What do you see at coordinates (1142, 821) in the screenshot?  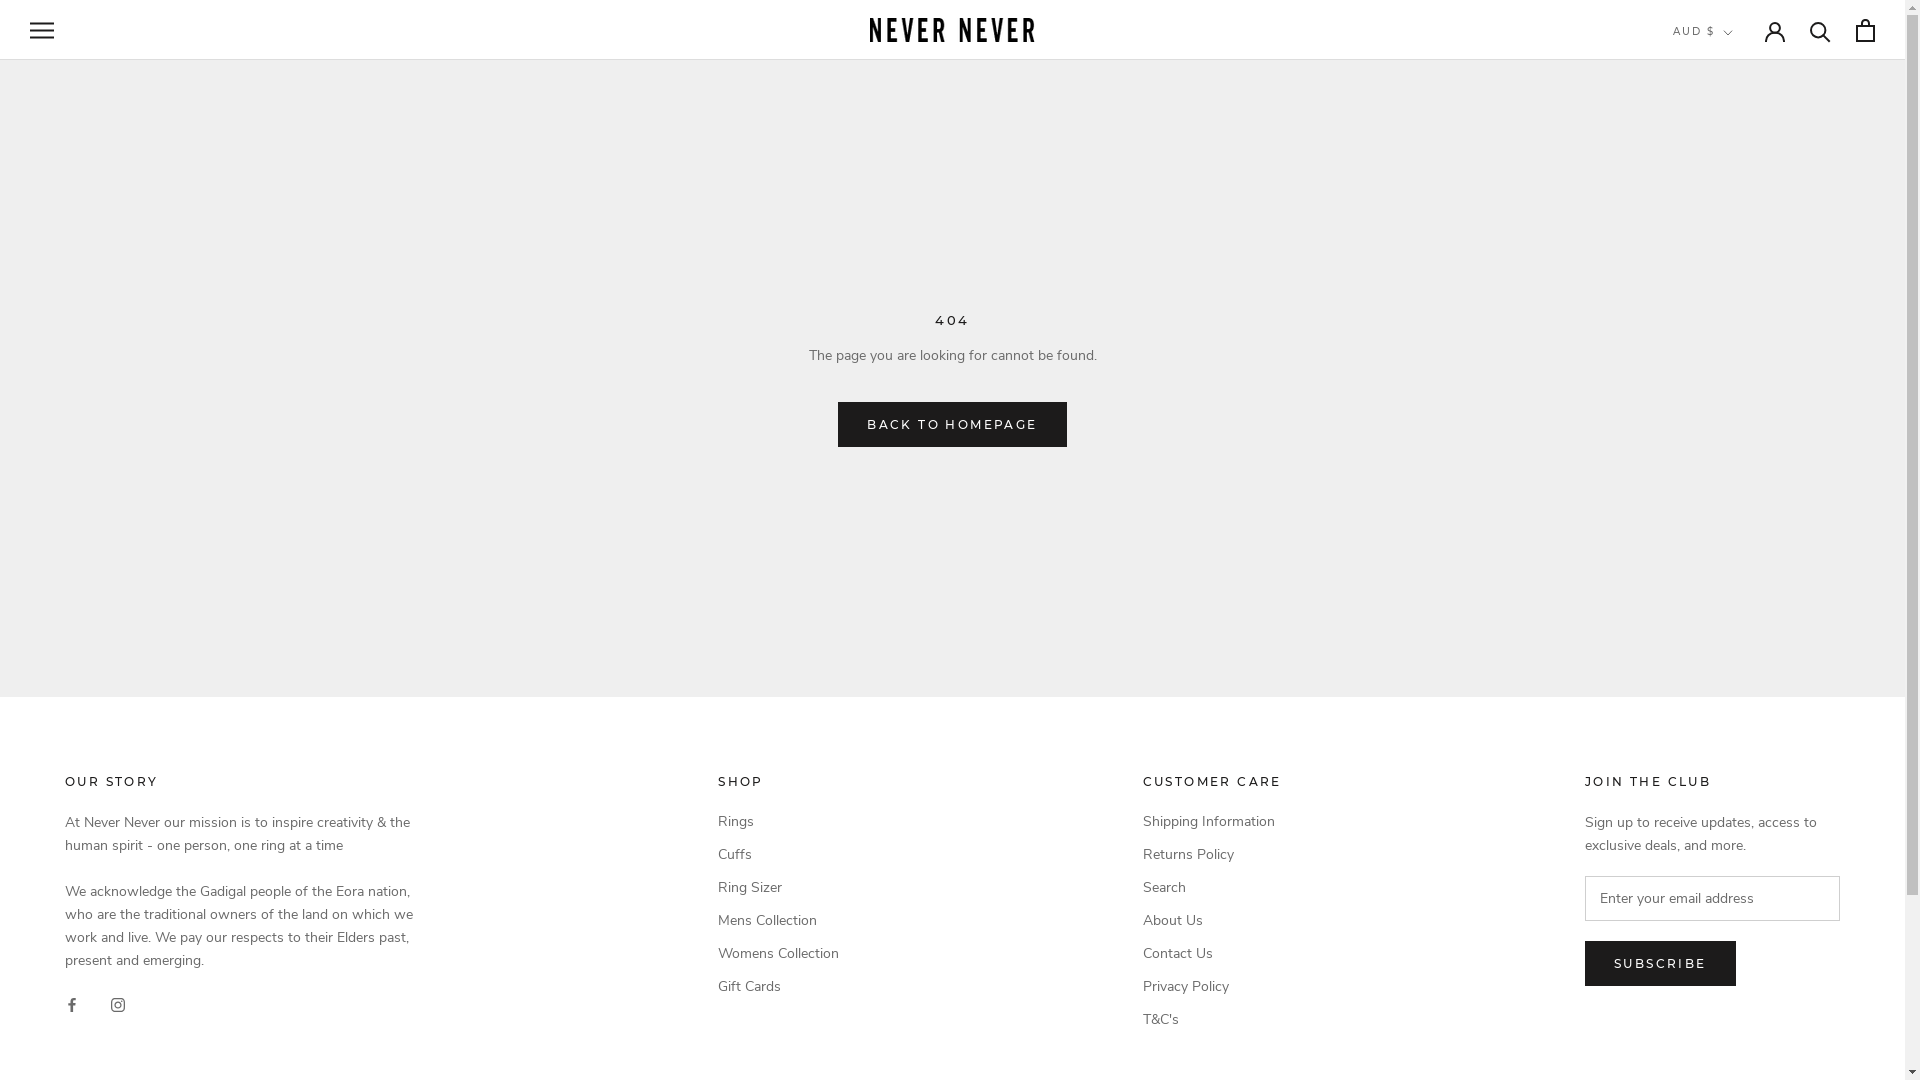 I see `'Shipping Information'` at bounding box center [1142, 821].